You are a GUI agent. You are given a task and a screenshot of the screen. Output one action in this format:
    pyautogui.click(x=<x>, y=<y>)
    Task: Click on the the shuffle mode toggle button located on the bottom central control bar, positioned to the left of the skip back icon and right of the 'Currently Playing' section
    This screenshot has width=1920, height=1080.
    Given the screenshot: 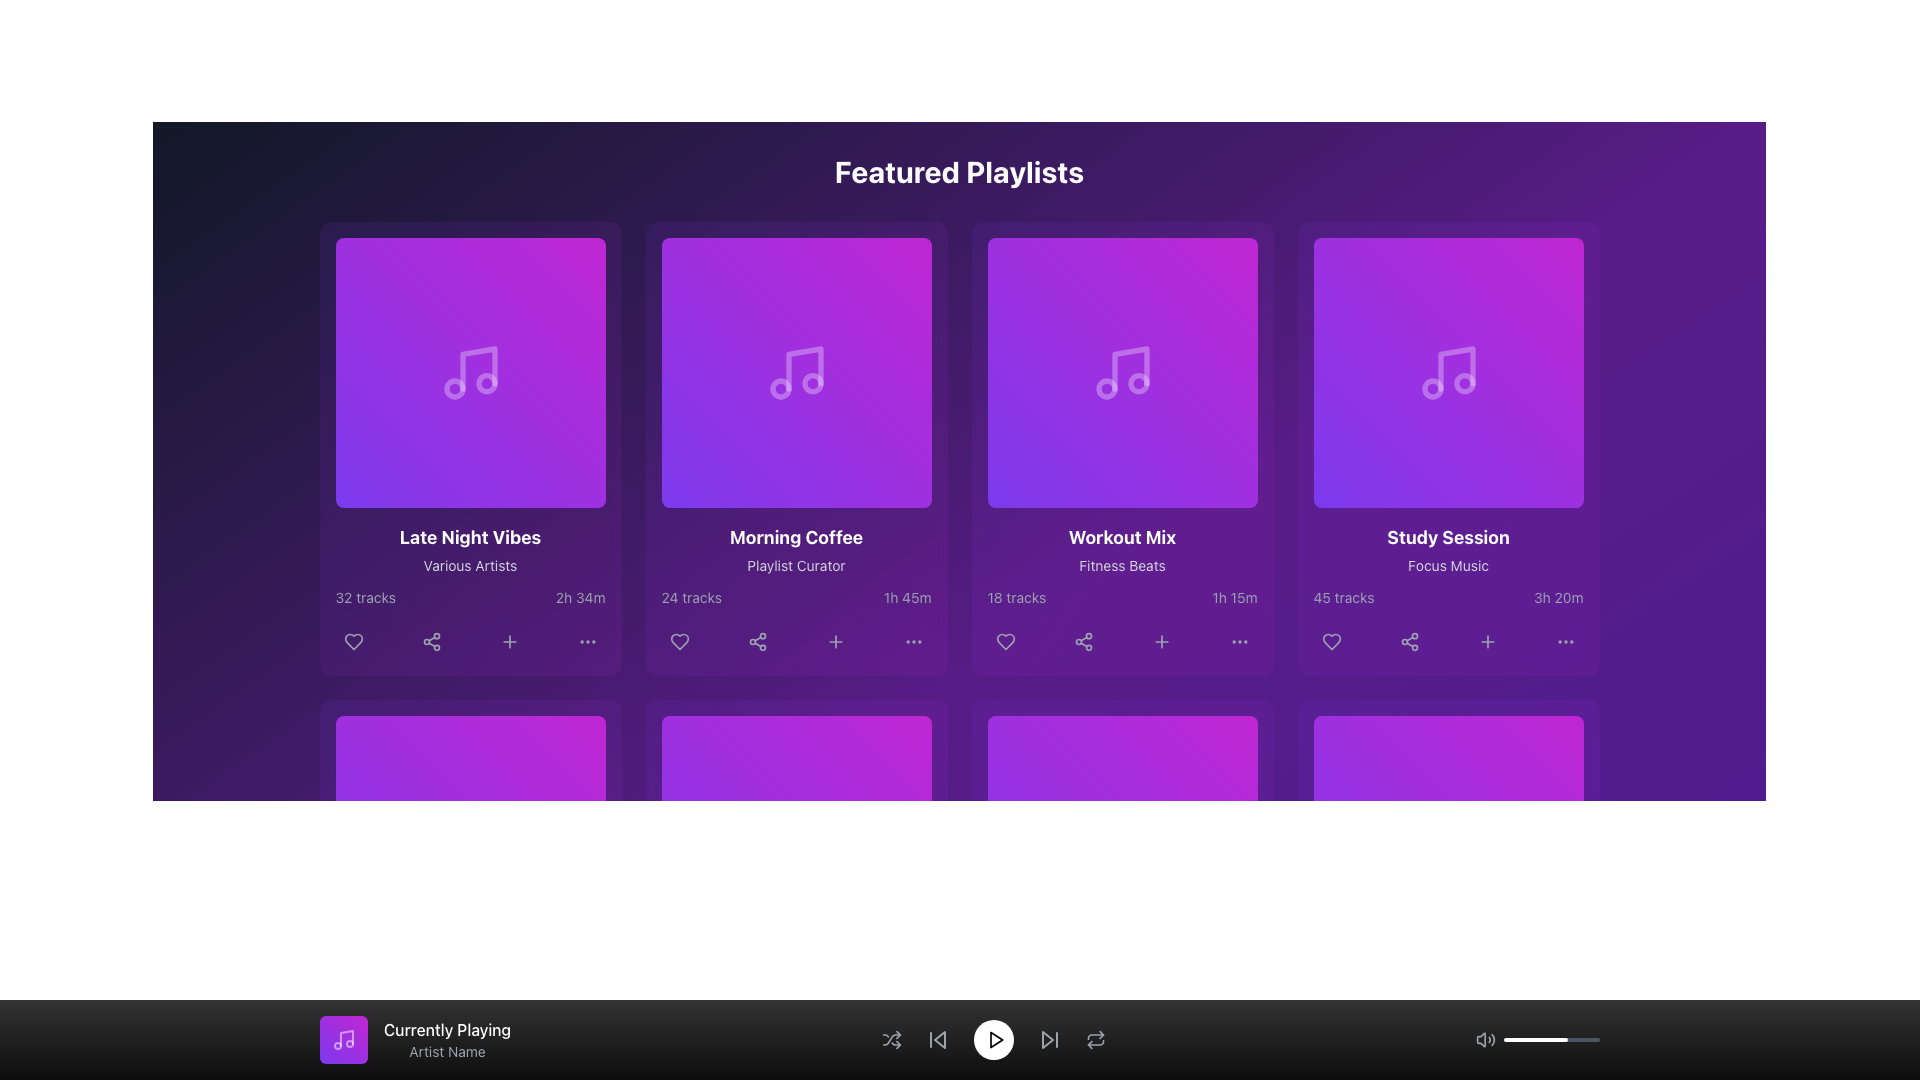 What is the action you would take?
    pyautogui.click(x=890, y=1039)
    